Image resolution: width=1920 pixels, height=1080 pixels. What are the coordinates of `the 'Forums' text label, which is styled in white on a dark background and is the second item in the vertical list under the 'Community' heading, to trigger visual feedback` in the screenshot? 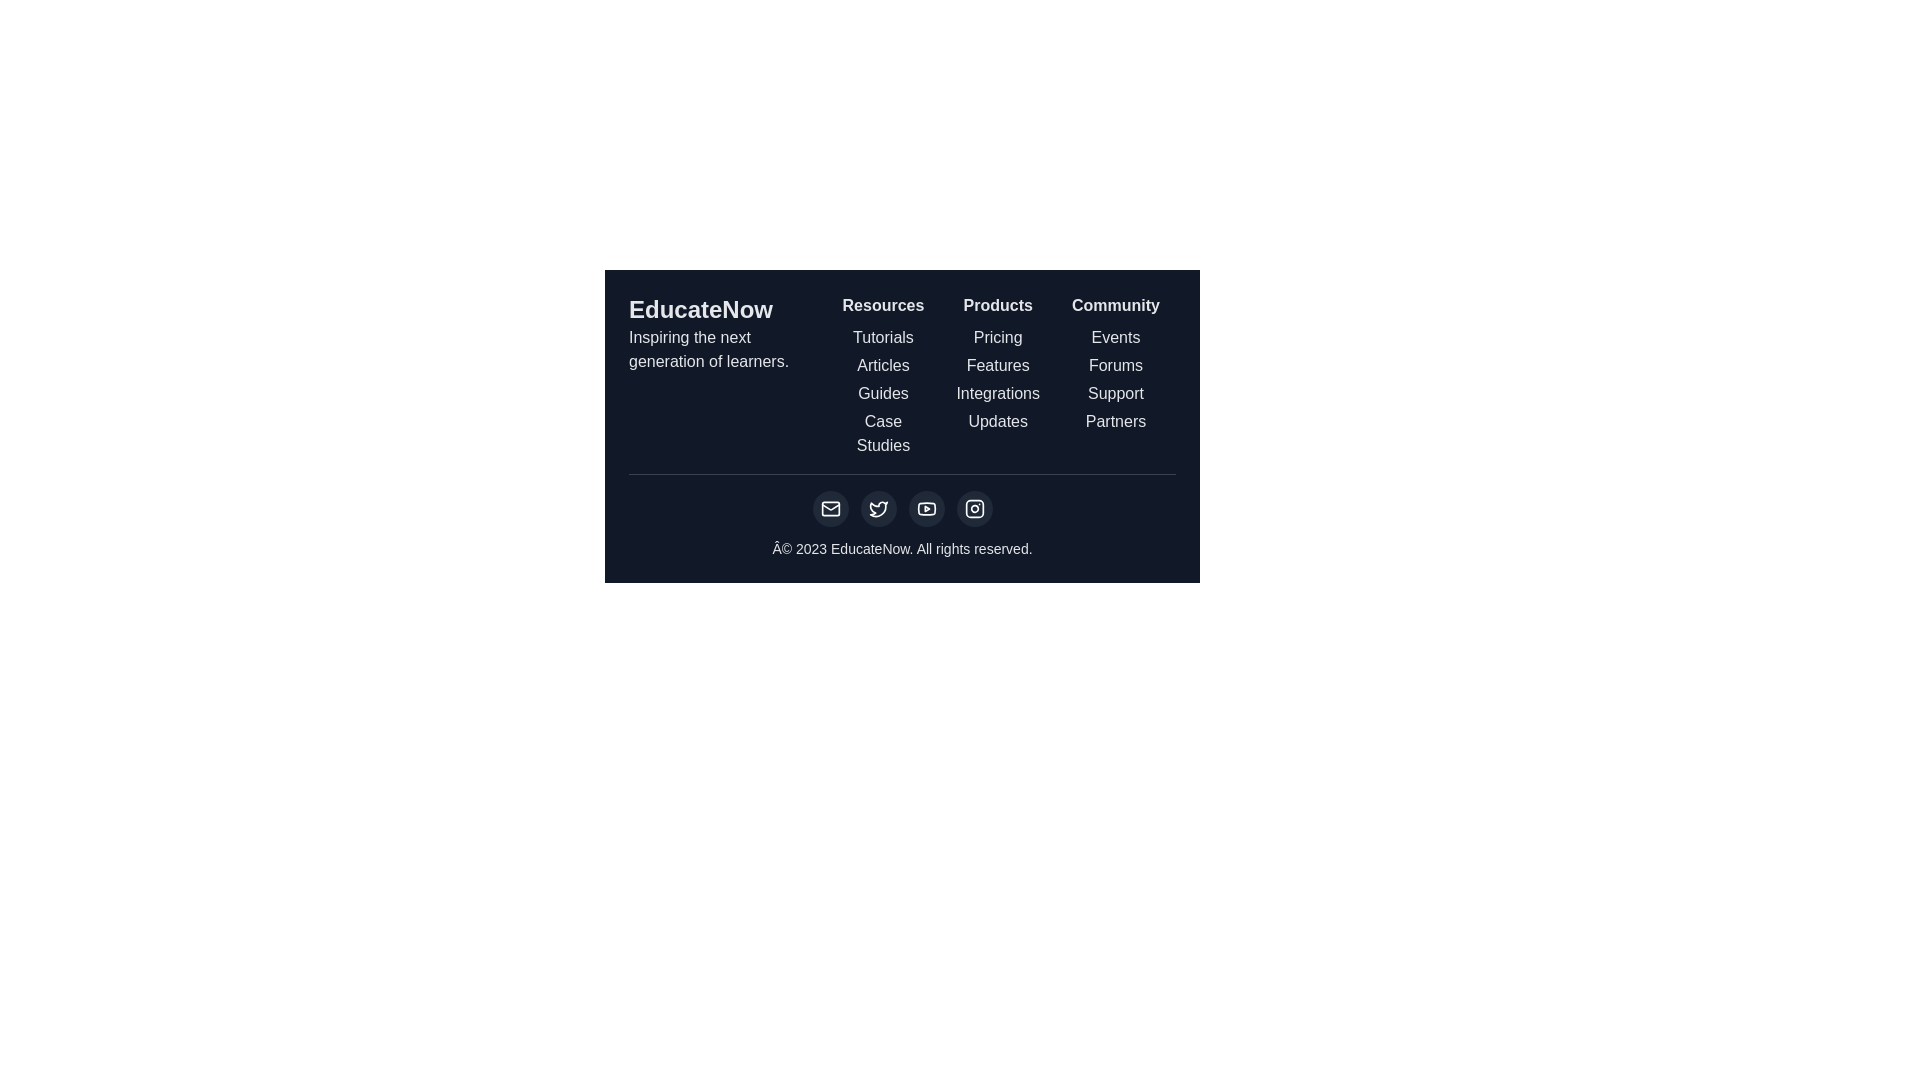 It's located at (1115, 366).